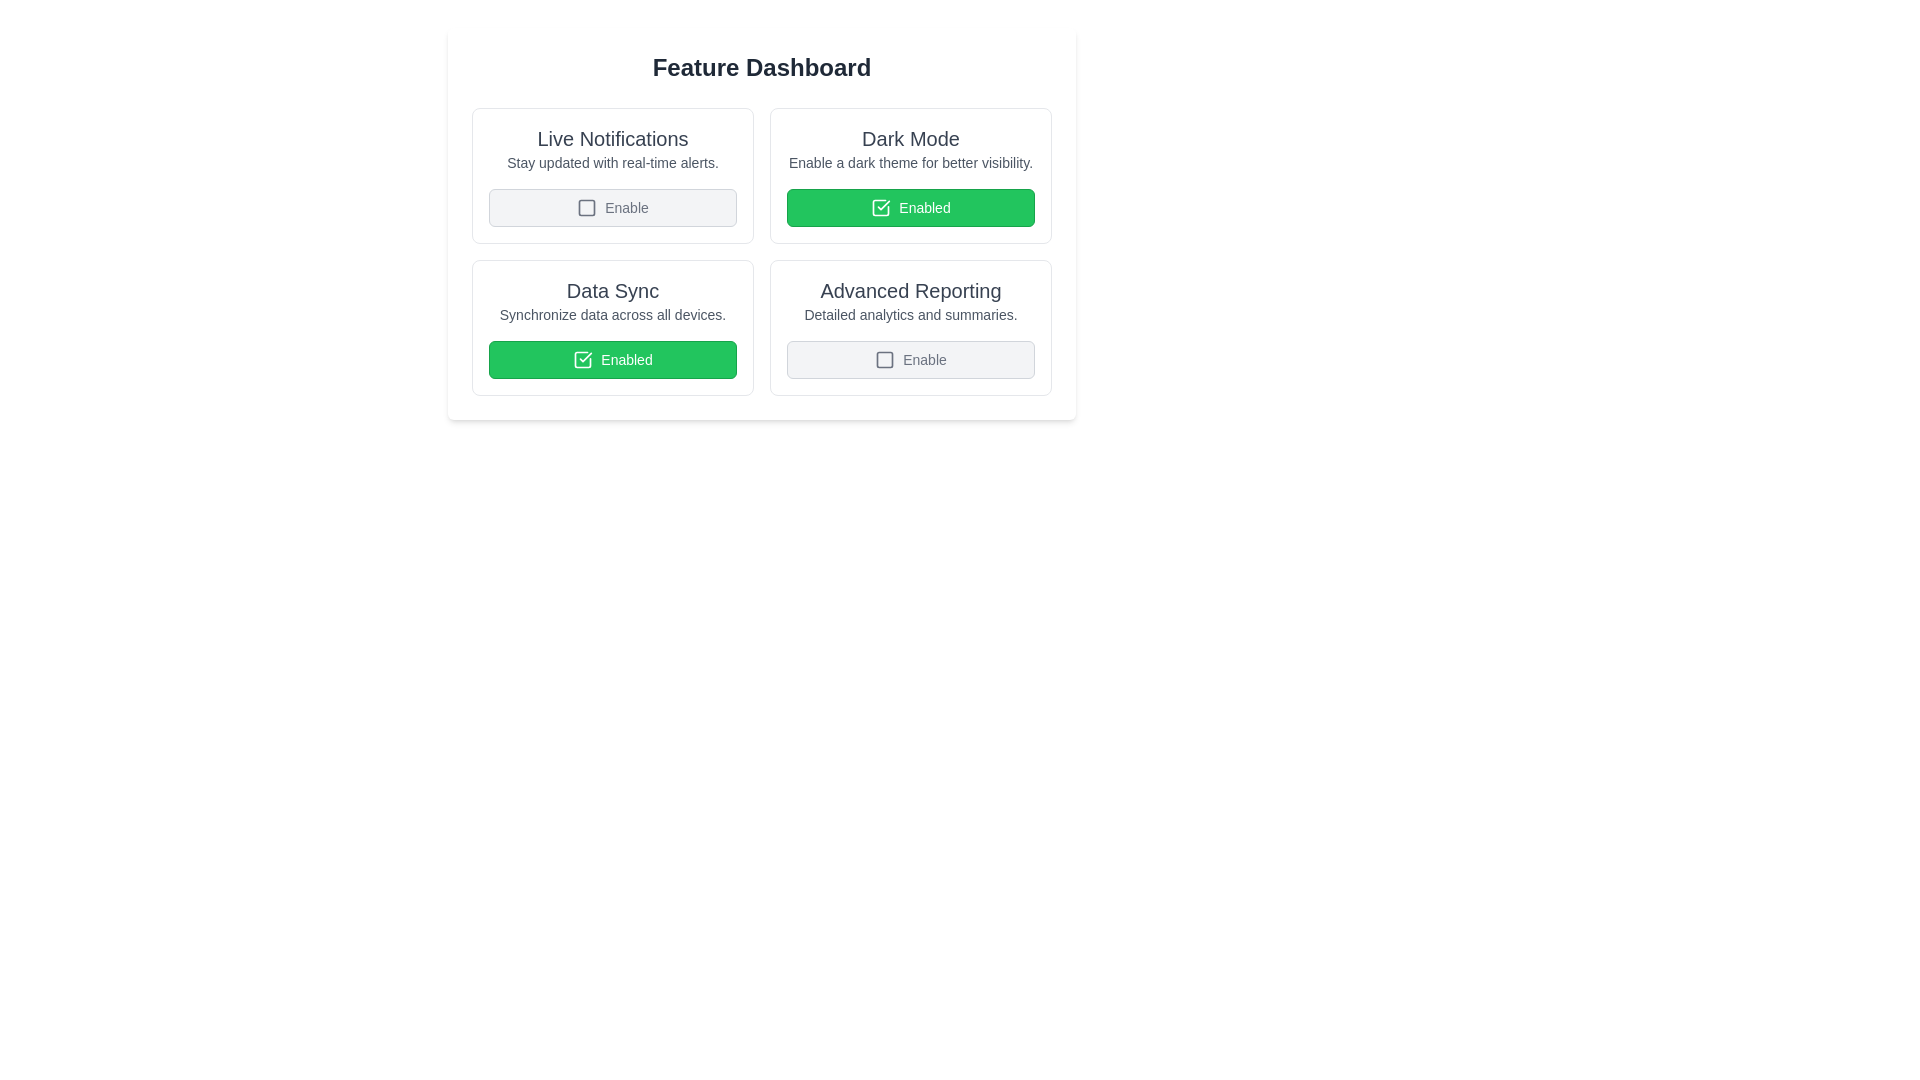 Image resolution: width=1920 pixels, height=1080 pixels. Describe the element at coordinates (884, 358) in the screenshot. I see `the small square component with rounded corners located in the center of the 'Enable' button in the 'Advanced Reporting' section` at that location.